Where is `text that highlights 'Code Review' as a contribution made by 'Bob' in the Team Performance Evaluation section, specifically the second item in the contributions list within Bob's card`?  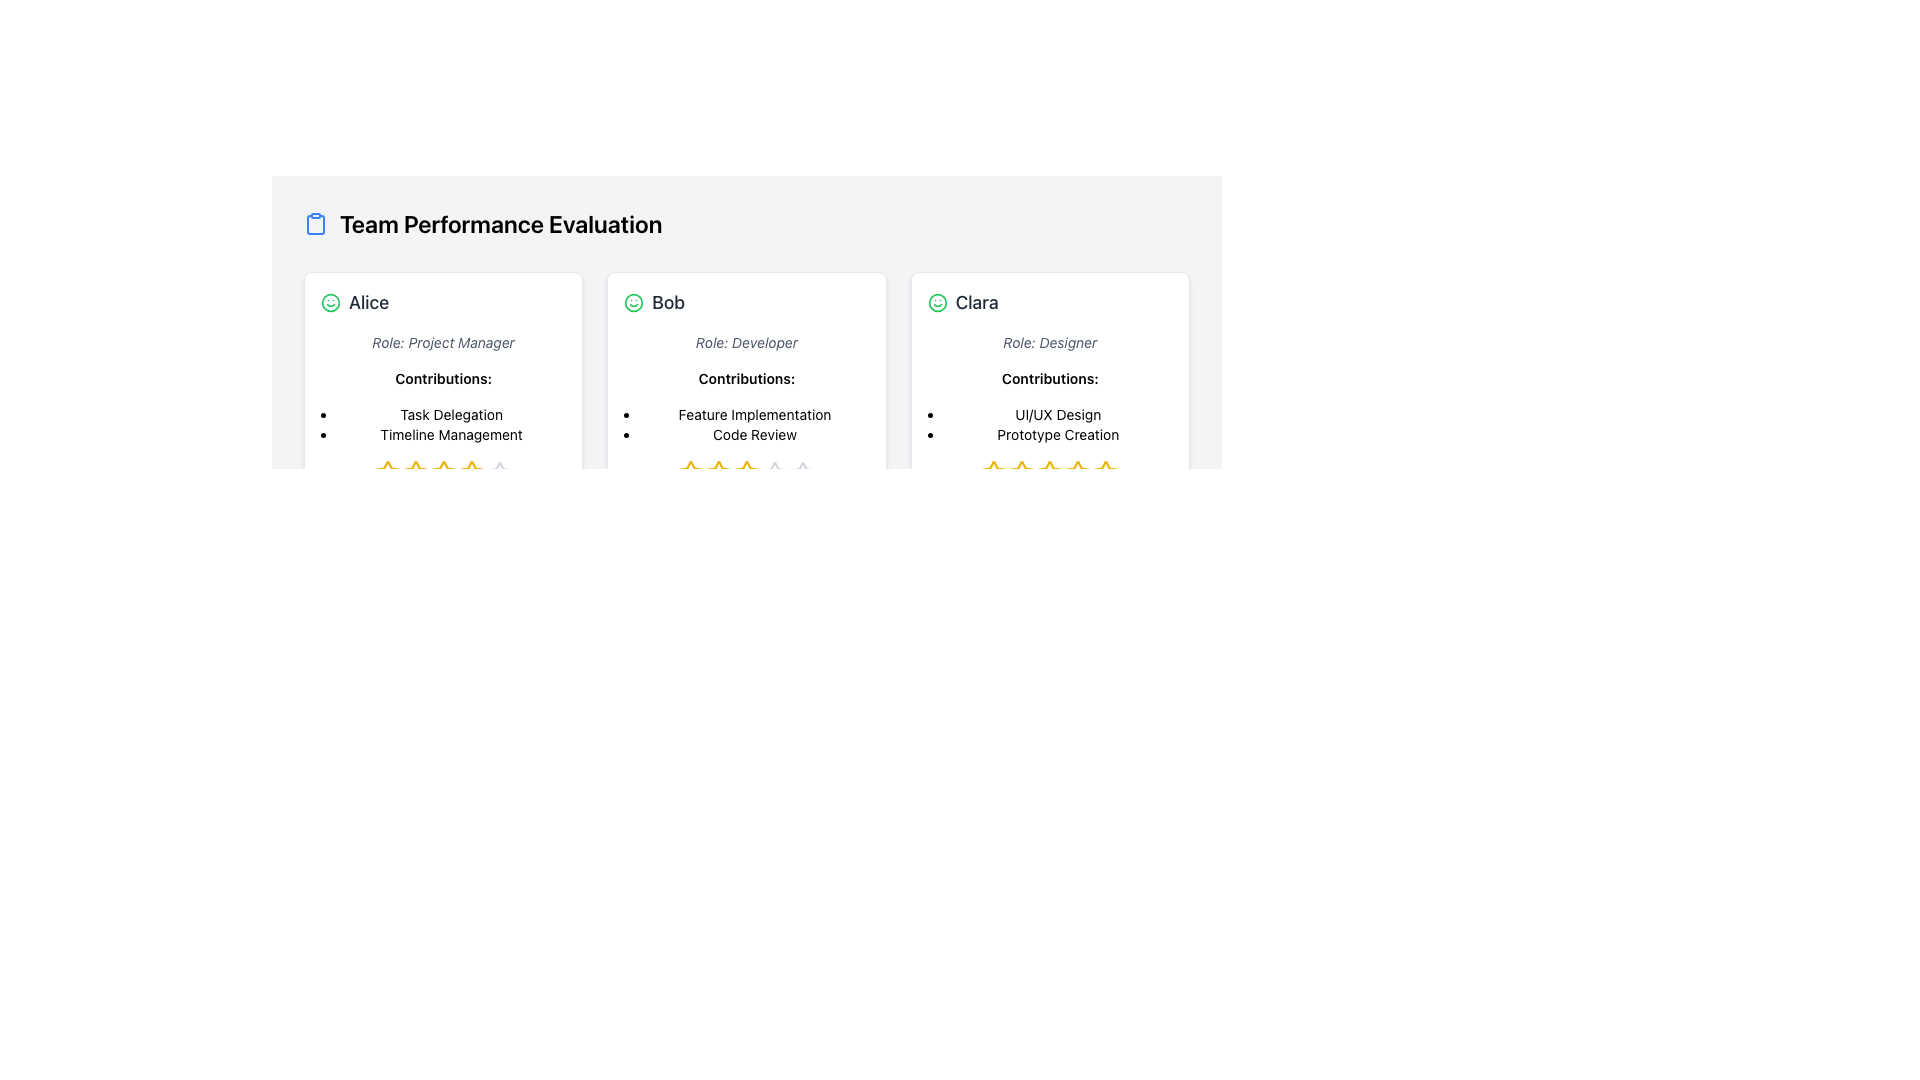 text that highlights 'Code Review' as a contribution made by 'Bob' in the Team Performance Evaluation section, specifically the second item in the contributions list within Bob's card is located at coordinates (753, 434).